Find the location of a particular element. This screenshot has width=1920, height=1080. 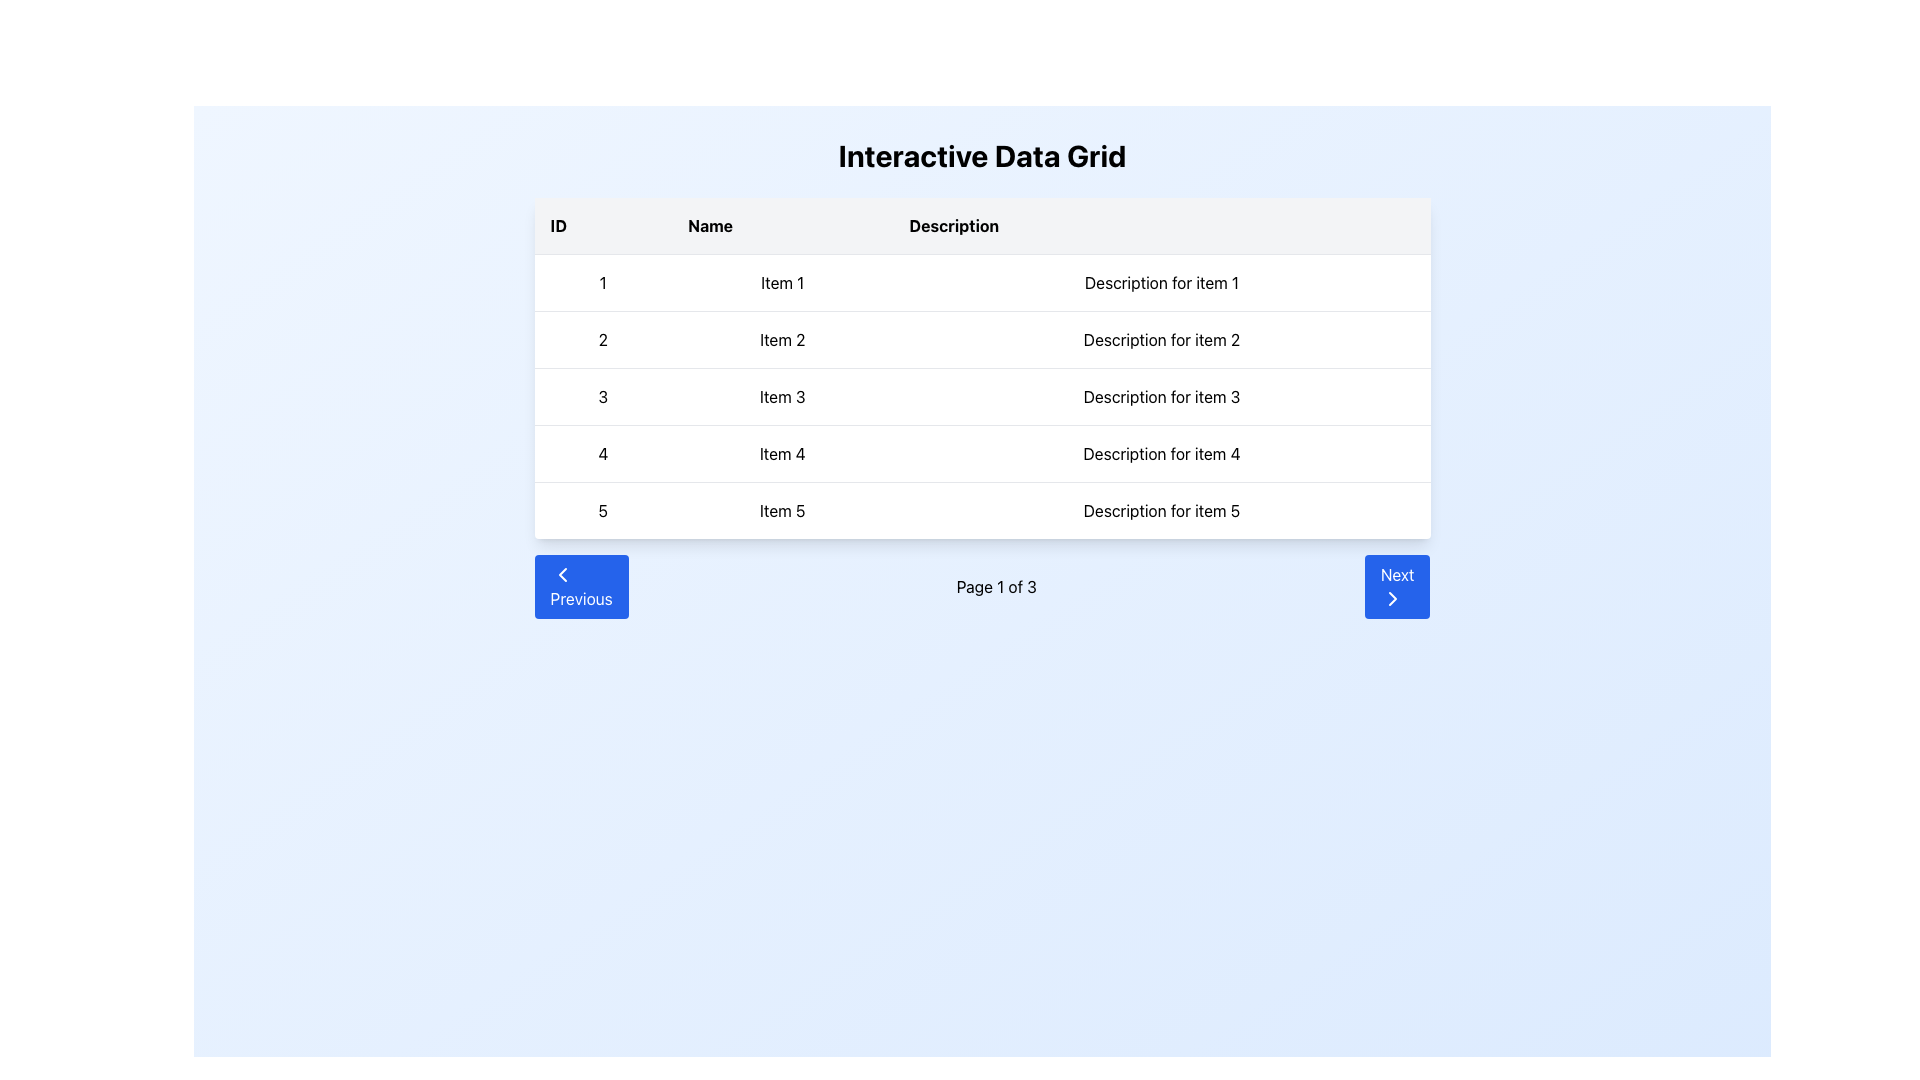

the text display element showing 'Description for item 4' in the fourth row of the data grid under the 'Description' column is located at coordinates (1161, 454).